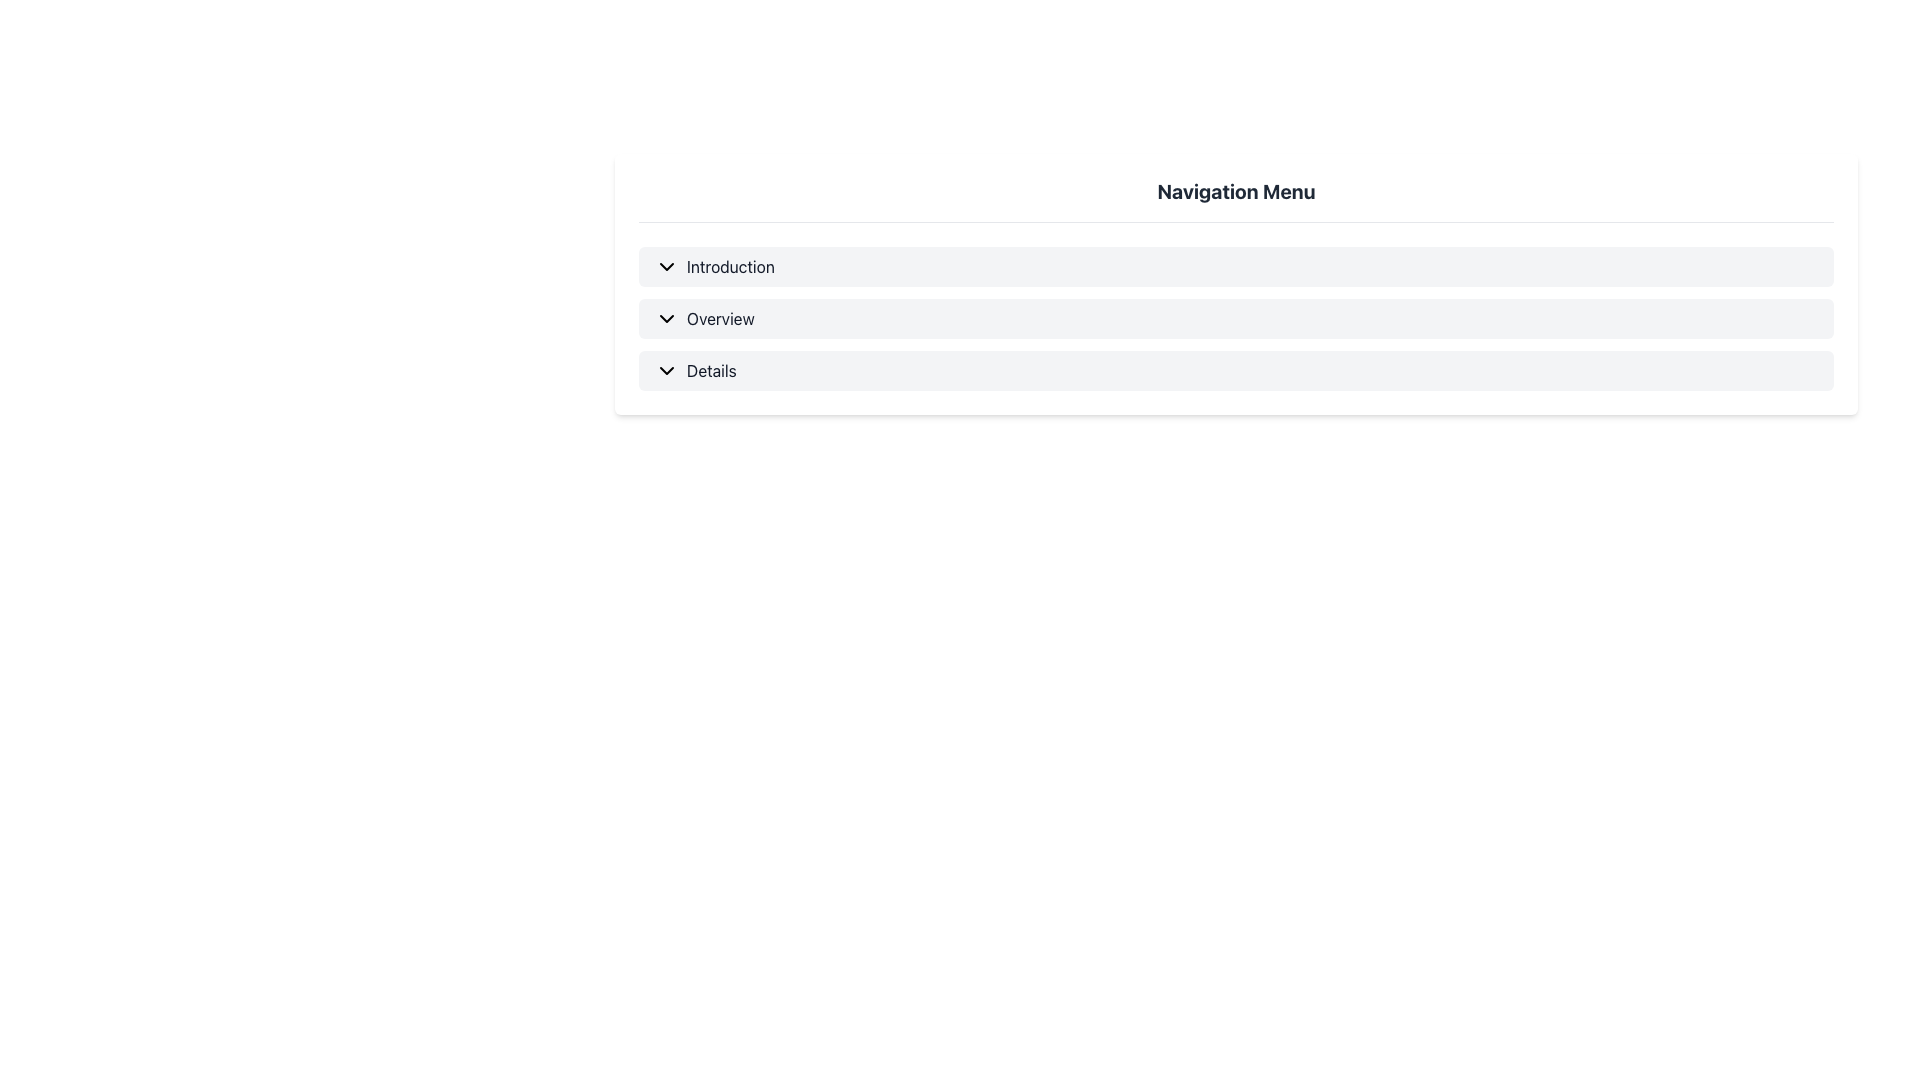  What do you see at coordinates (711, 370) in the screenshot?
I see `the 'Details' hyperlink in the vertical navigation menu` at bounding box center [711, 370].